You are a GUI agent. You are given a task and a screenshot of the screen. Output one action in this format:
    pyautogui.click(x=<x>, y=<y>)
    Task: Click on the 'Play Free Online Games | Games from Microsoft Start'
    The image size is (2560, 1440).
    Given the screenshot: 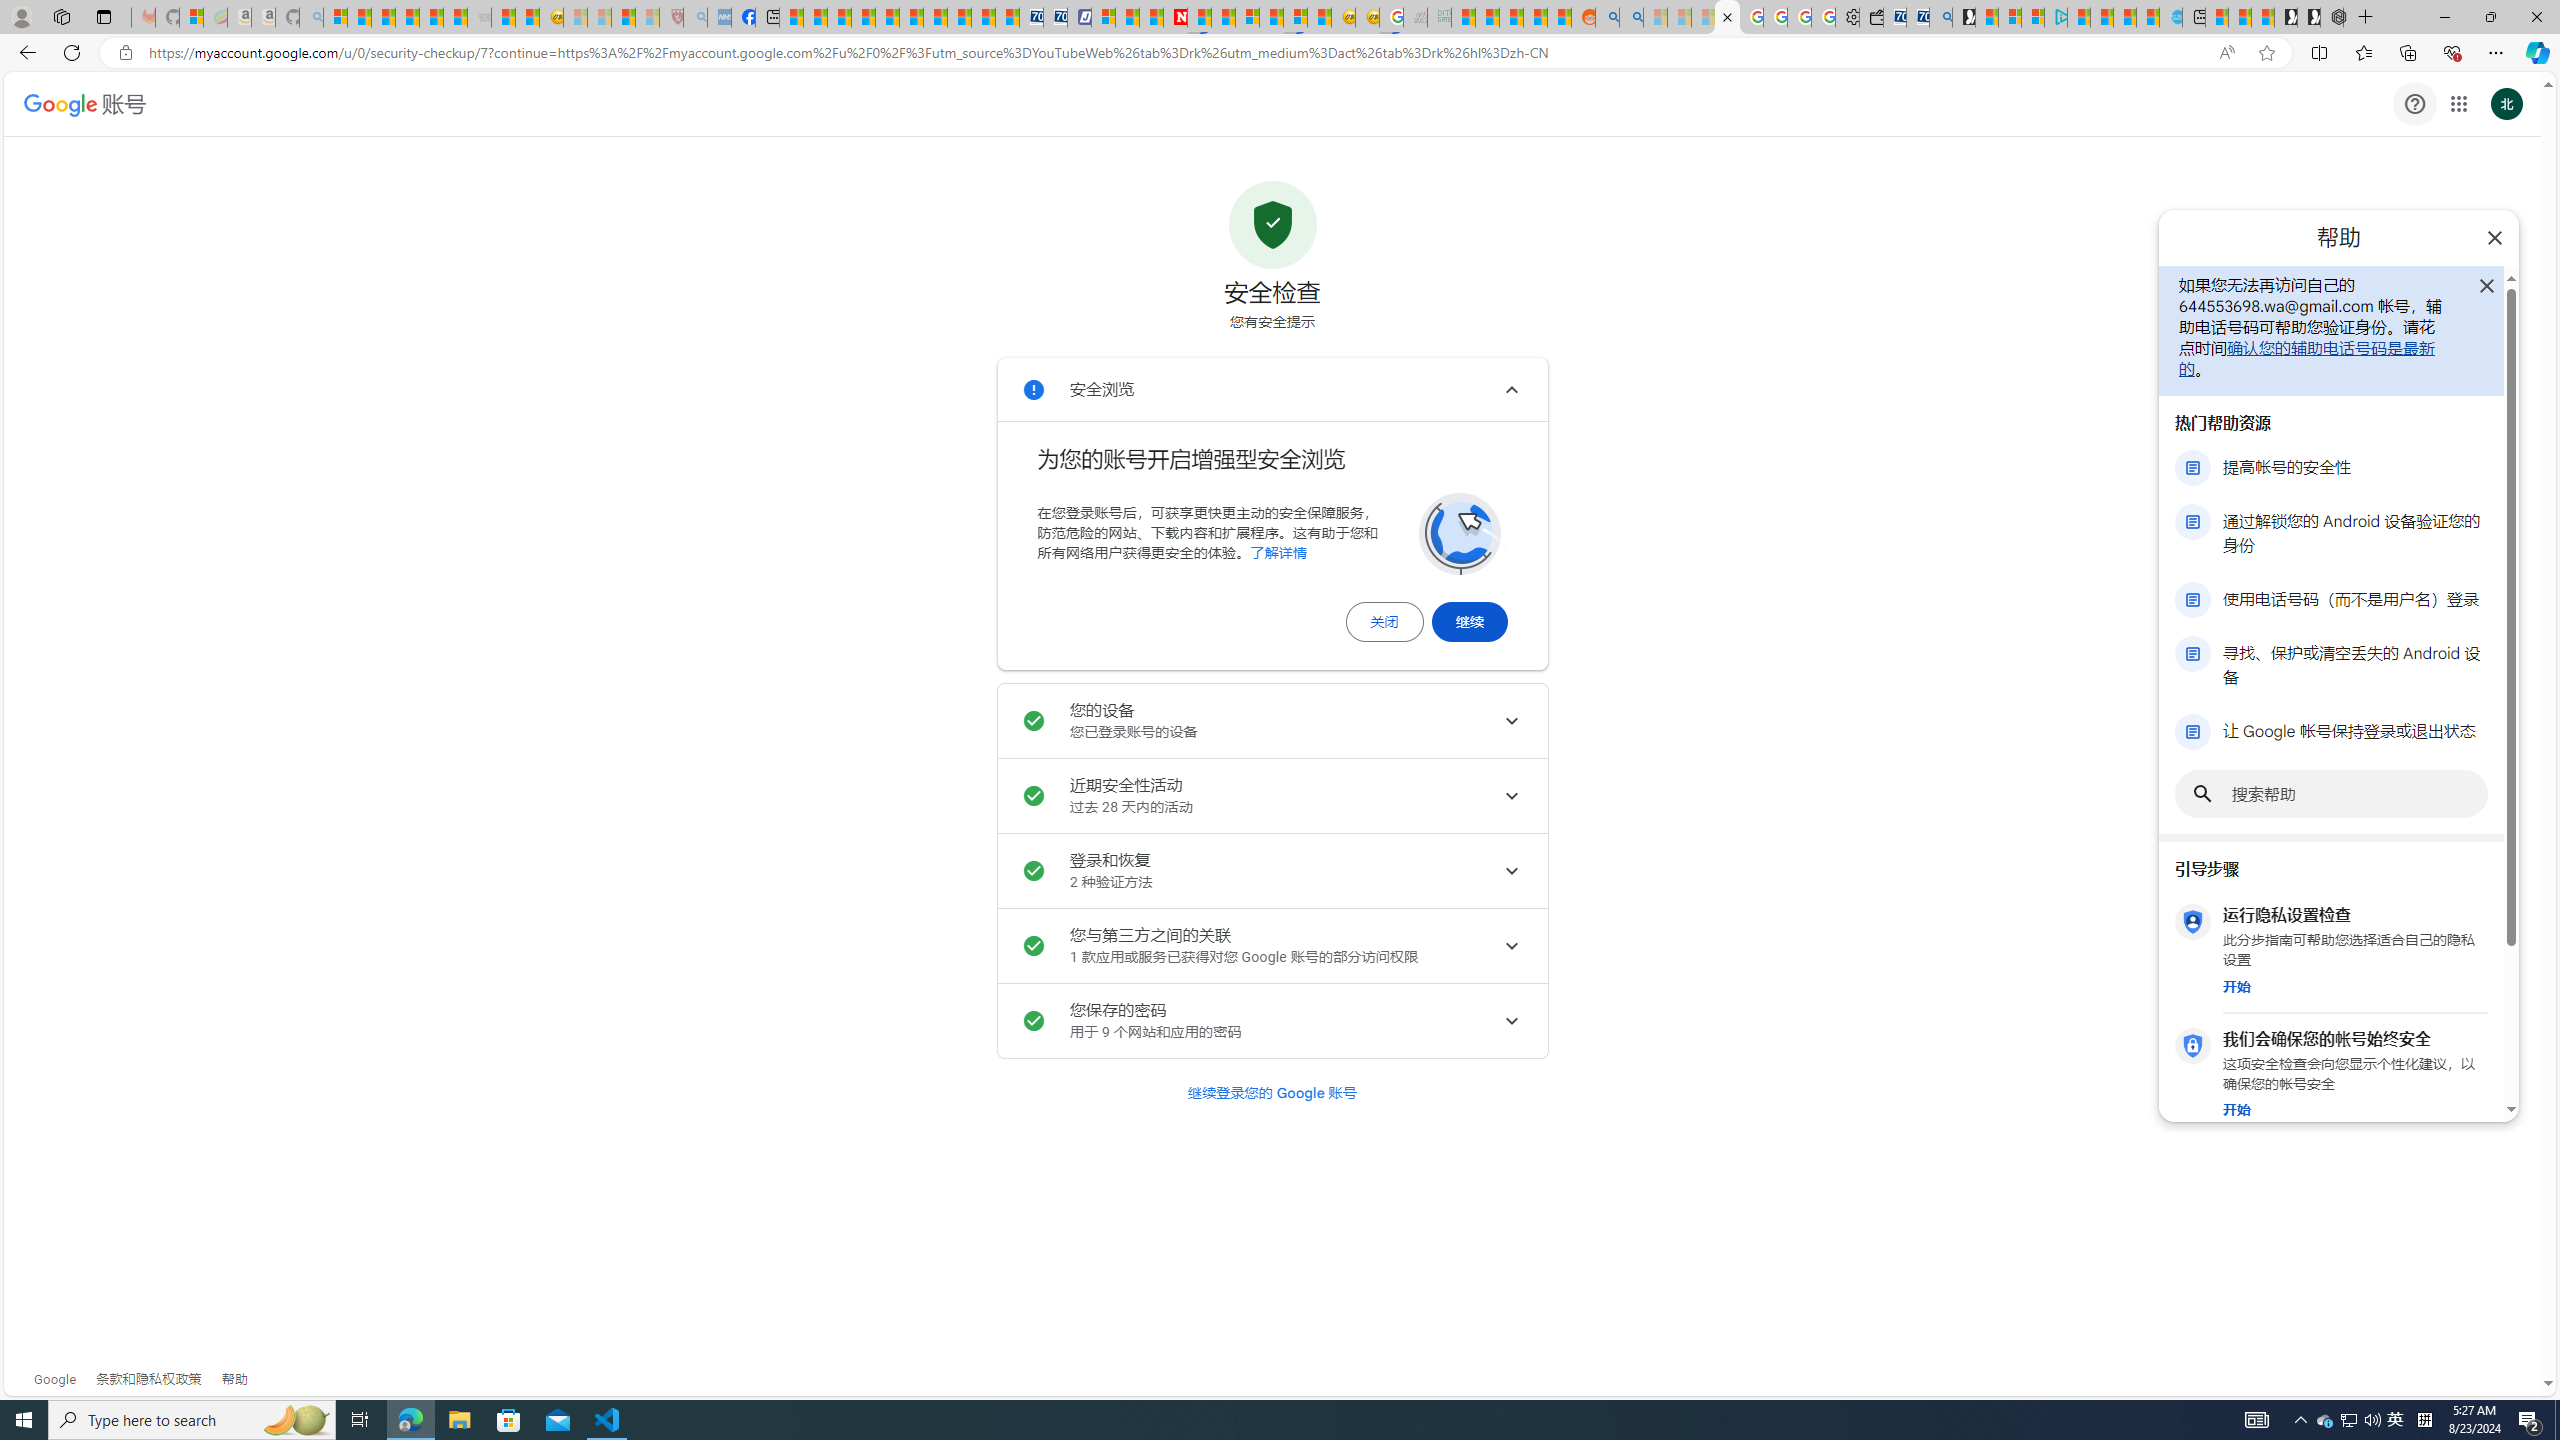 What is the action you would take?
    pyautogui.click(x=2308, y=16)
    